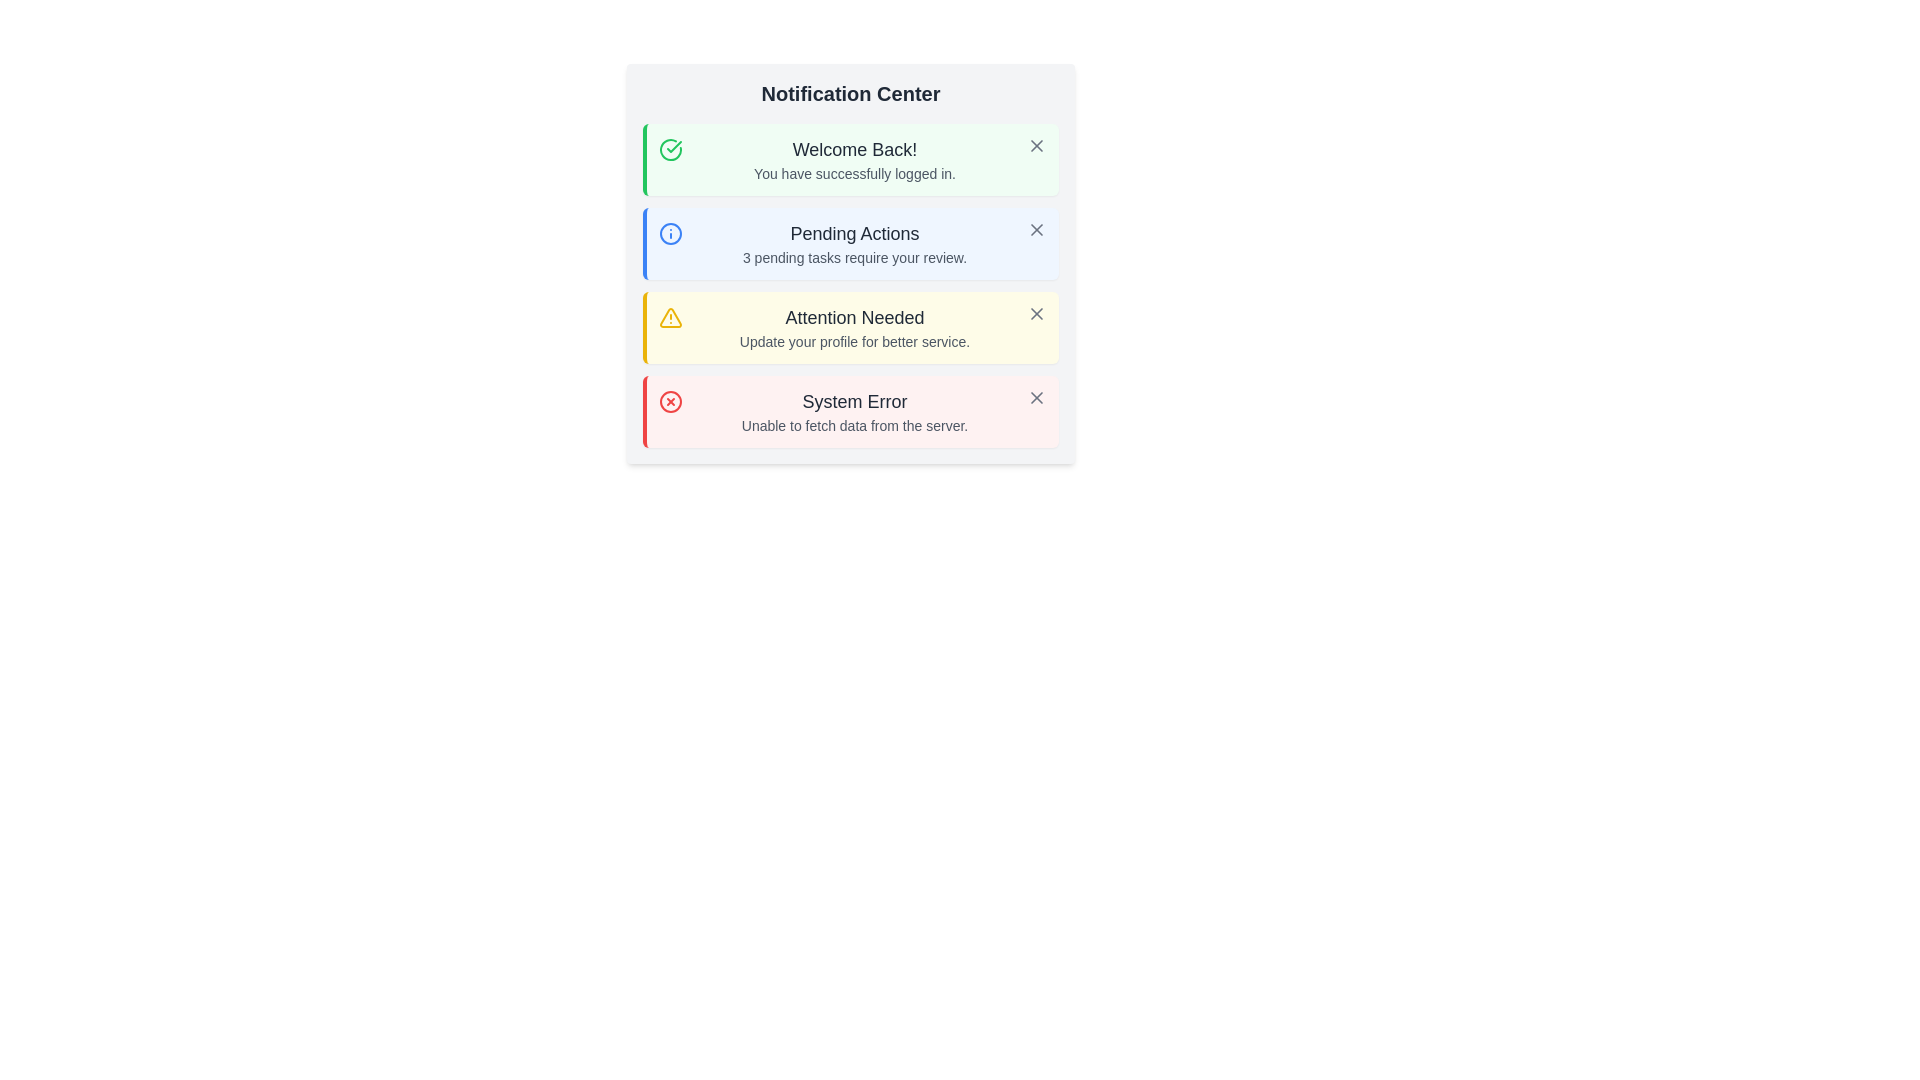 The width and height of the screenshot is (1920, 1080). I want to click on the actions associated with the system error notification located in the bottom slot of the Notification Center, so click(854, 411).